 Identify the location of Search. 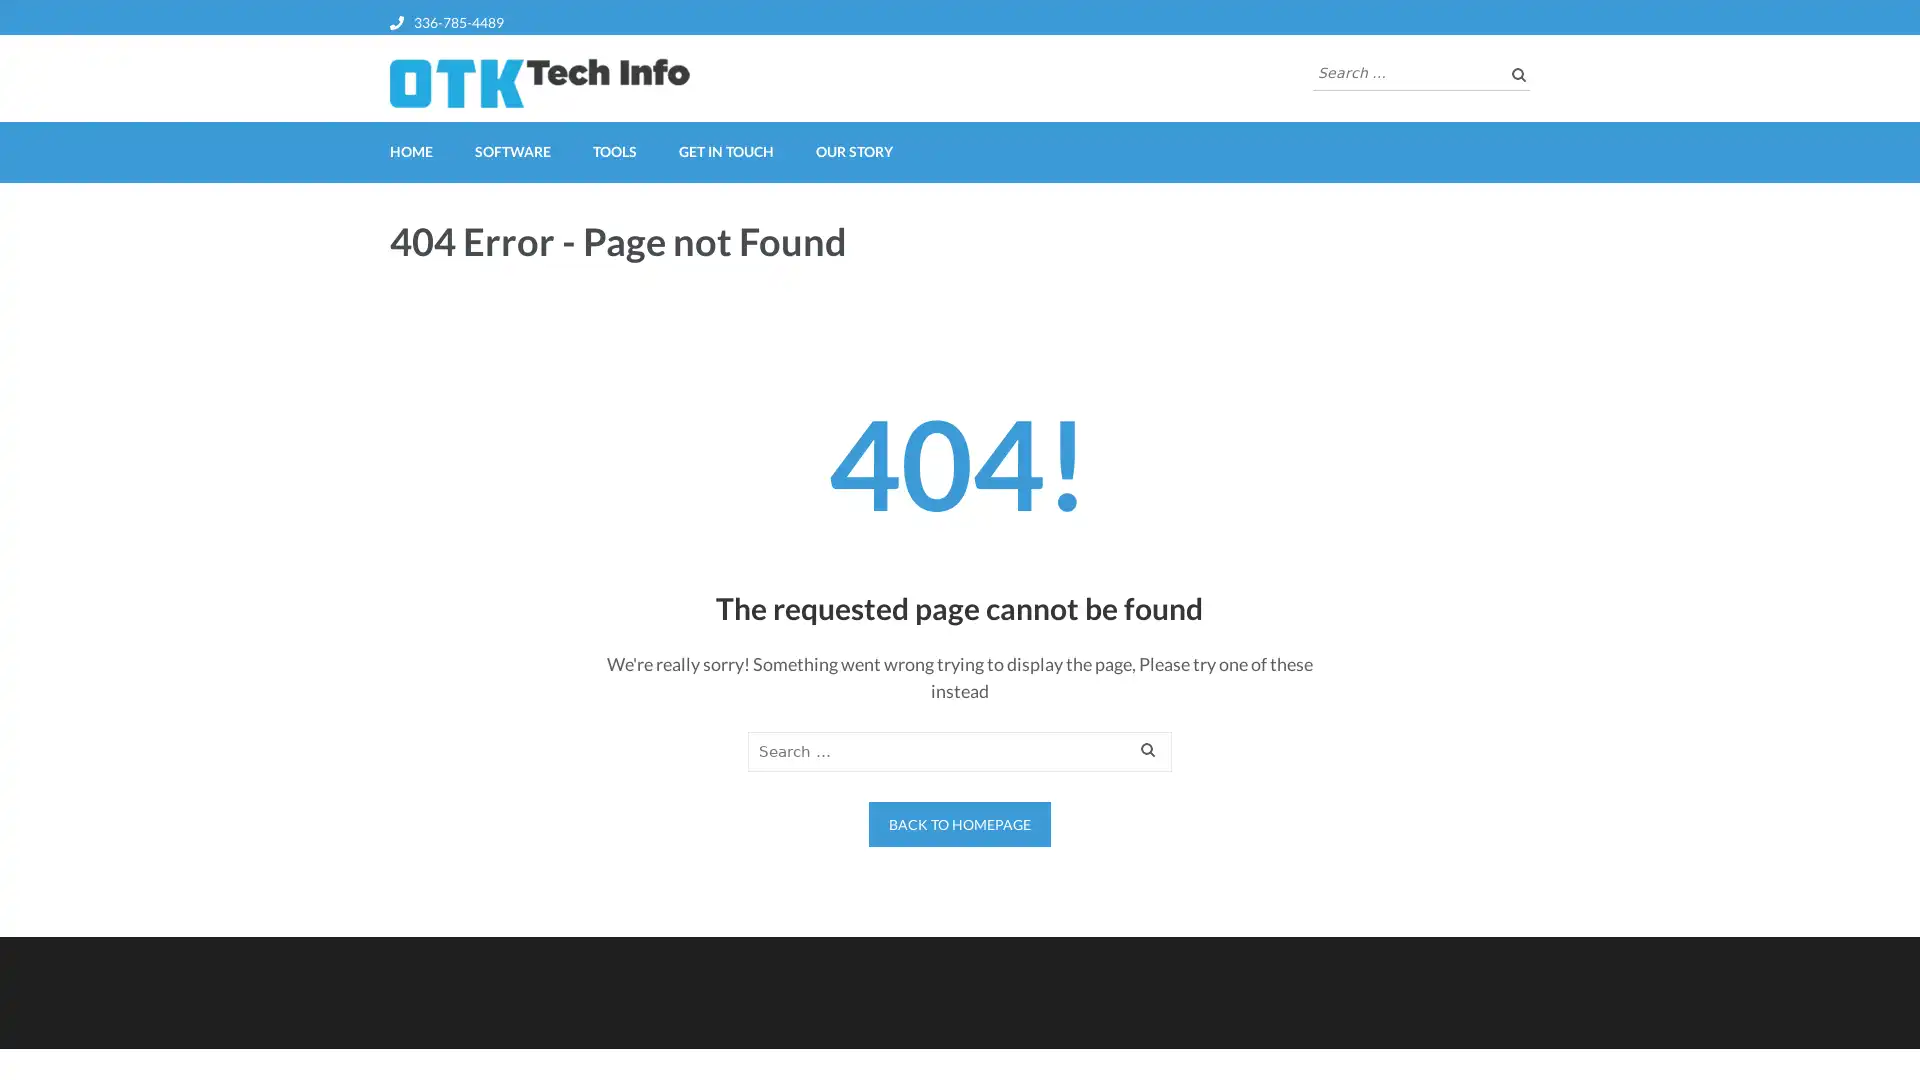
(1149, 751).